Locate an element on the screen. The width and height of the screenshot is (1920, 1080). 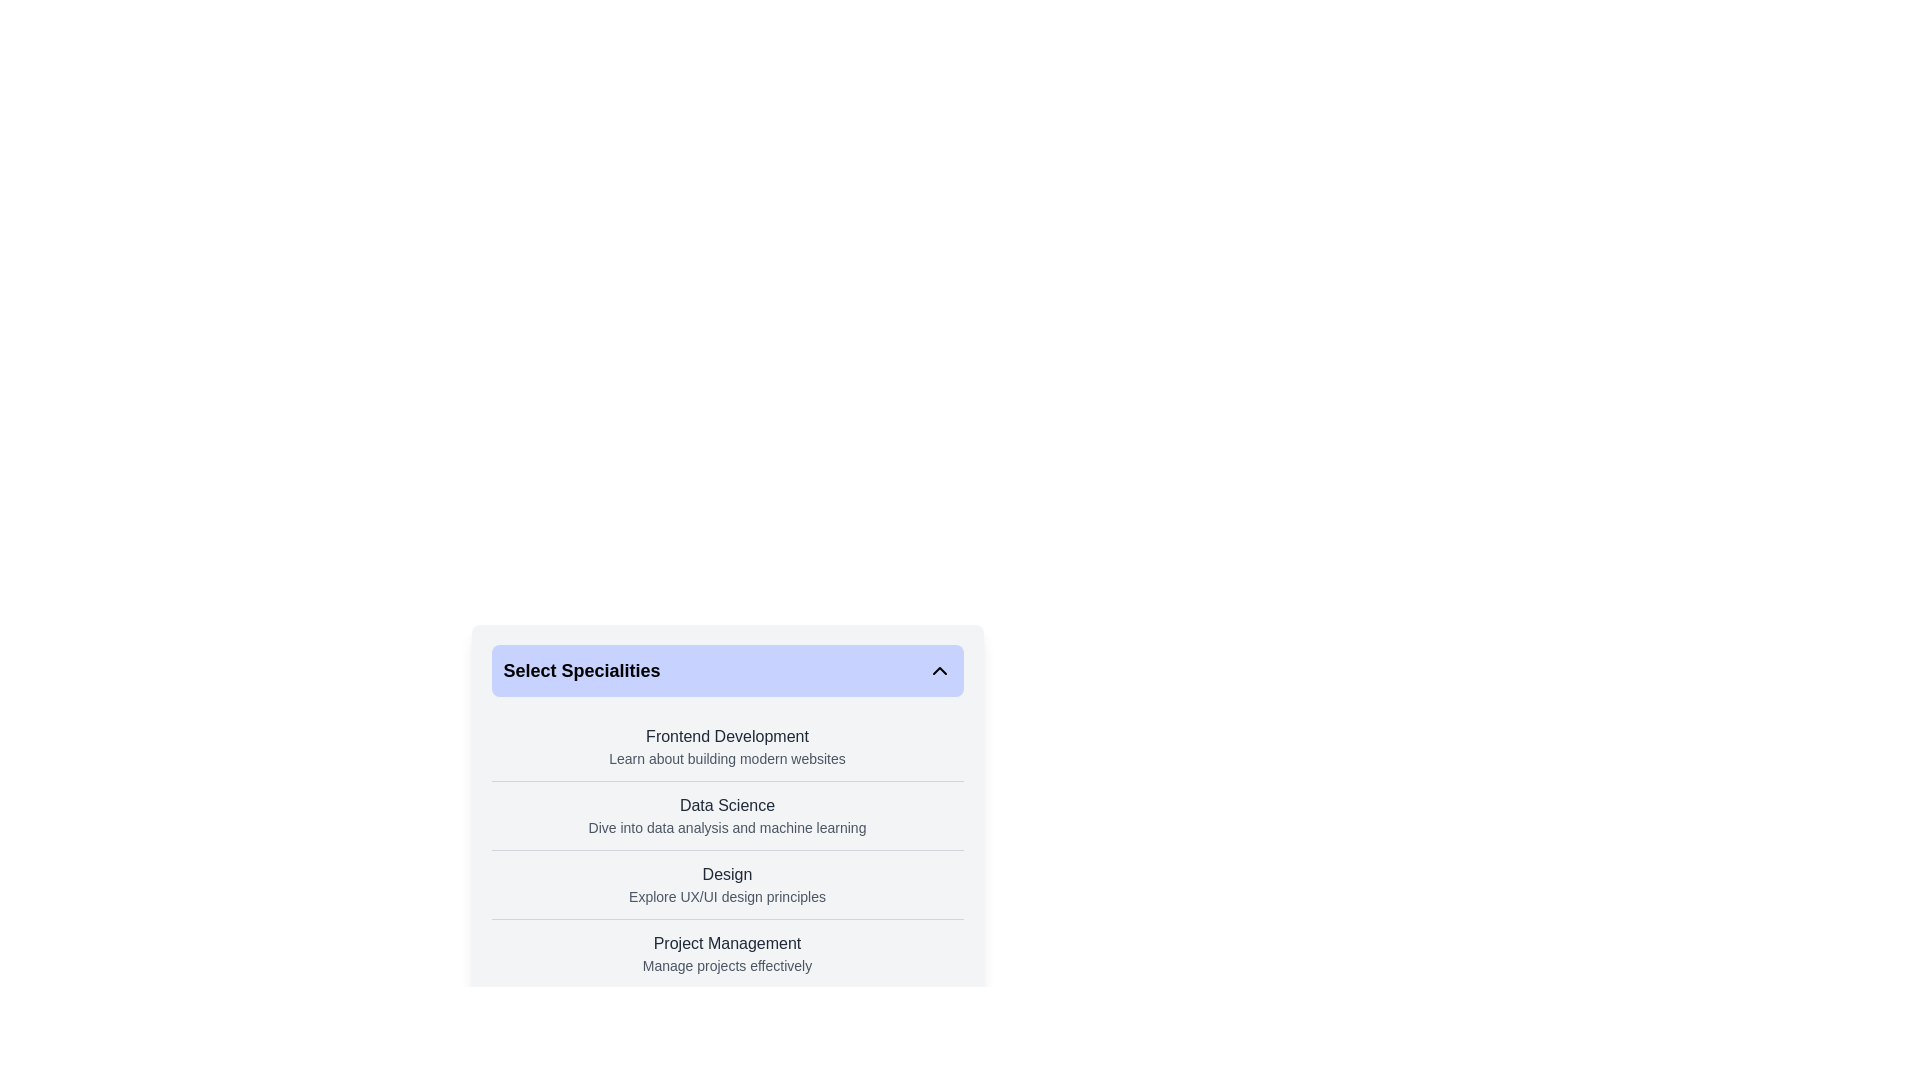
the Chevron or dropdown icon located on the right side of the horizontal blue bar labeled 'Select Specialities' is located at coordinates (938, 671).